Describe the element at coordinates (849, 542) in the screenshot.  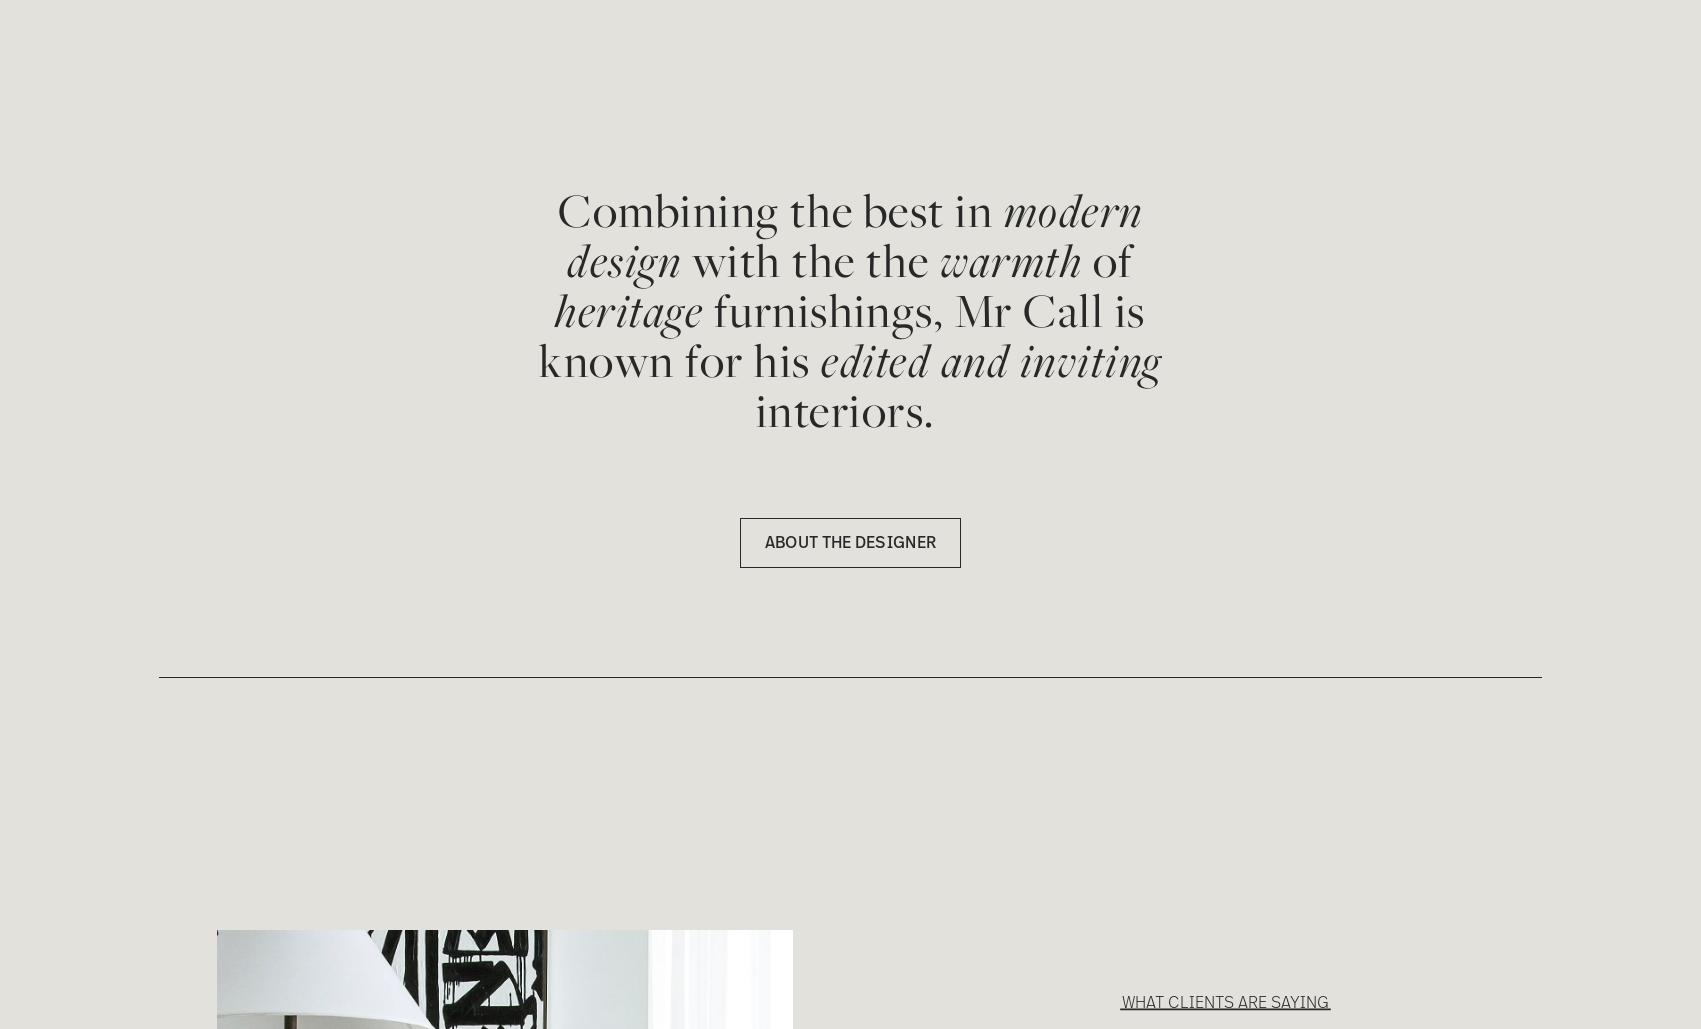
I see `'ABOUT THE DESIGNER'` at that location.